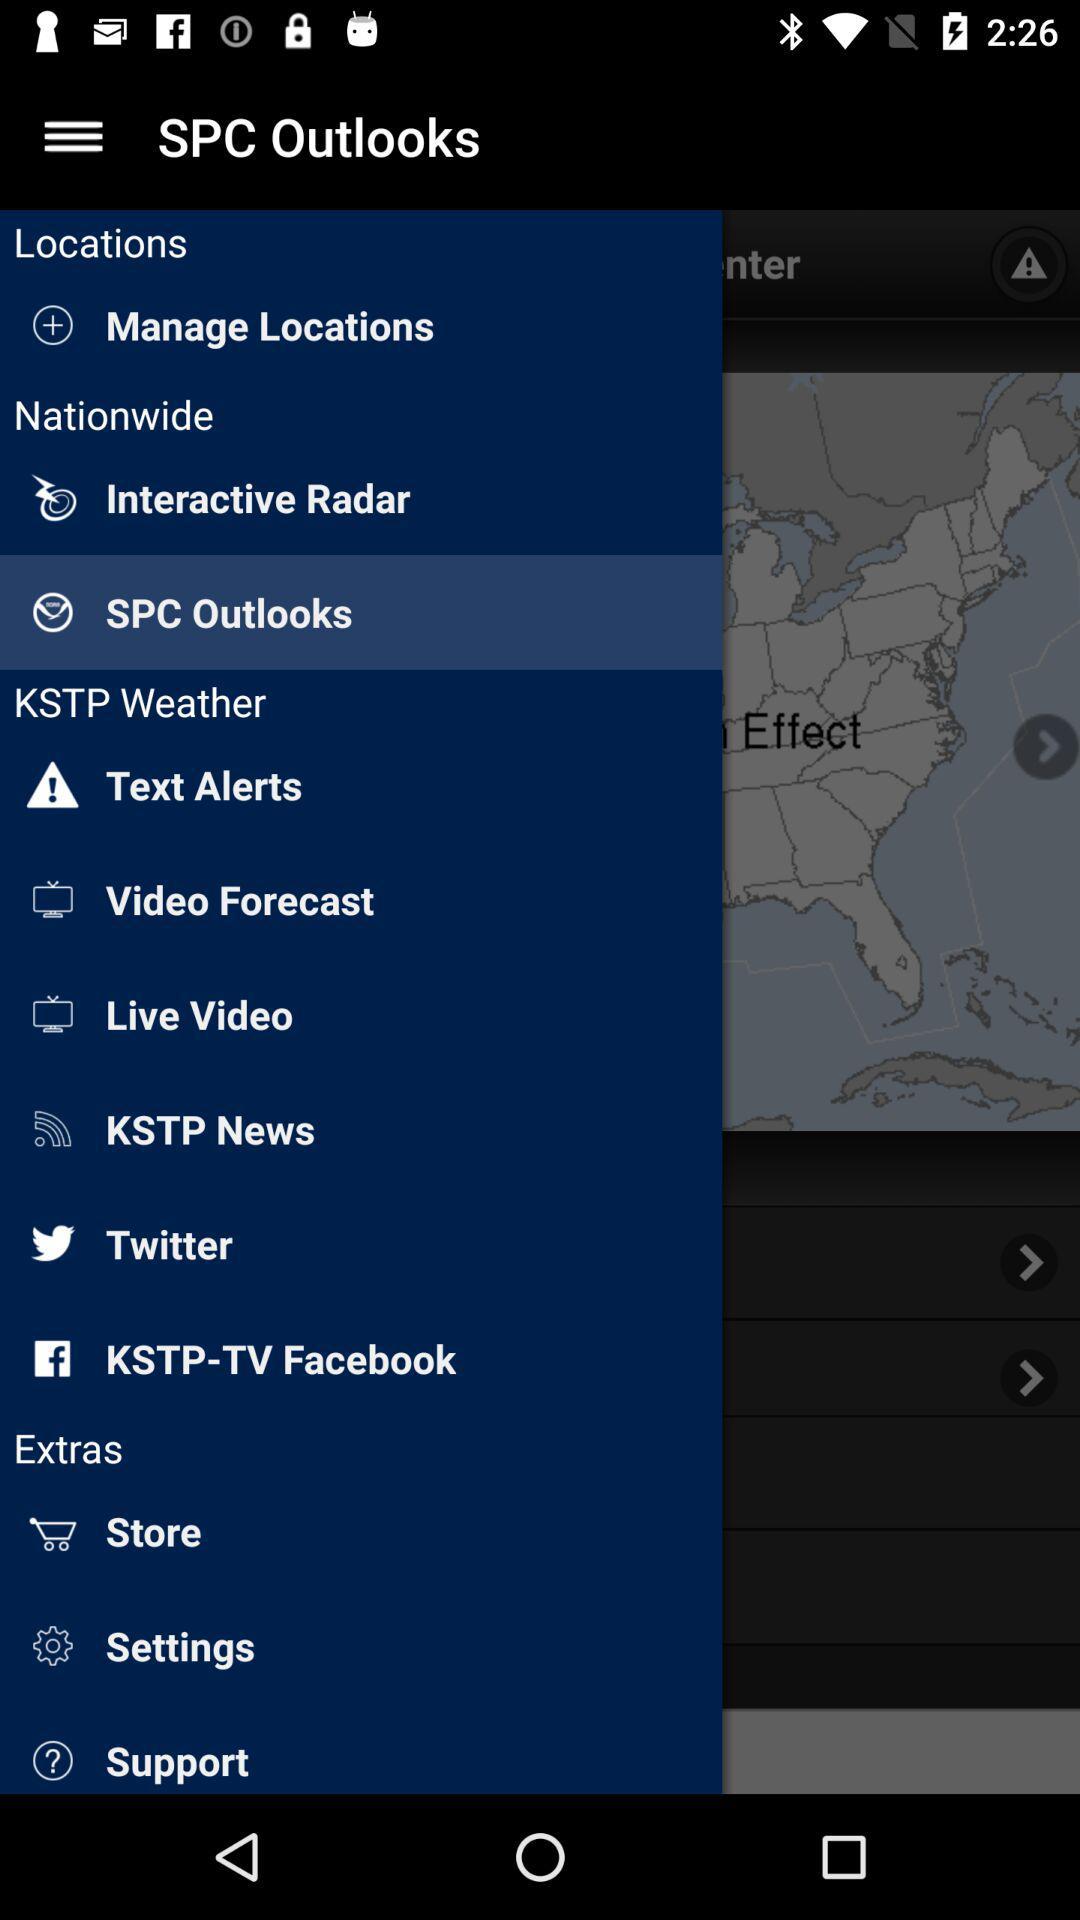 The height and width of the screenshot is (1920, 1080). I want to click on the app next to spc outlooks item, so click(72, 135).